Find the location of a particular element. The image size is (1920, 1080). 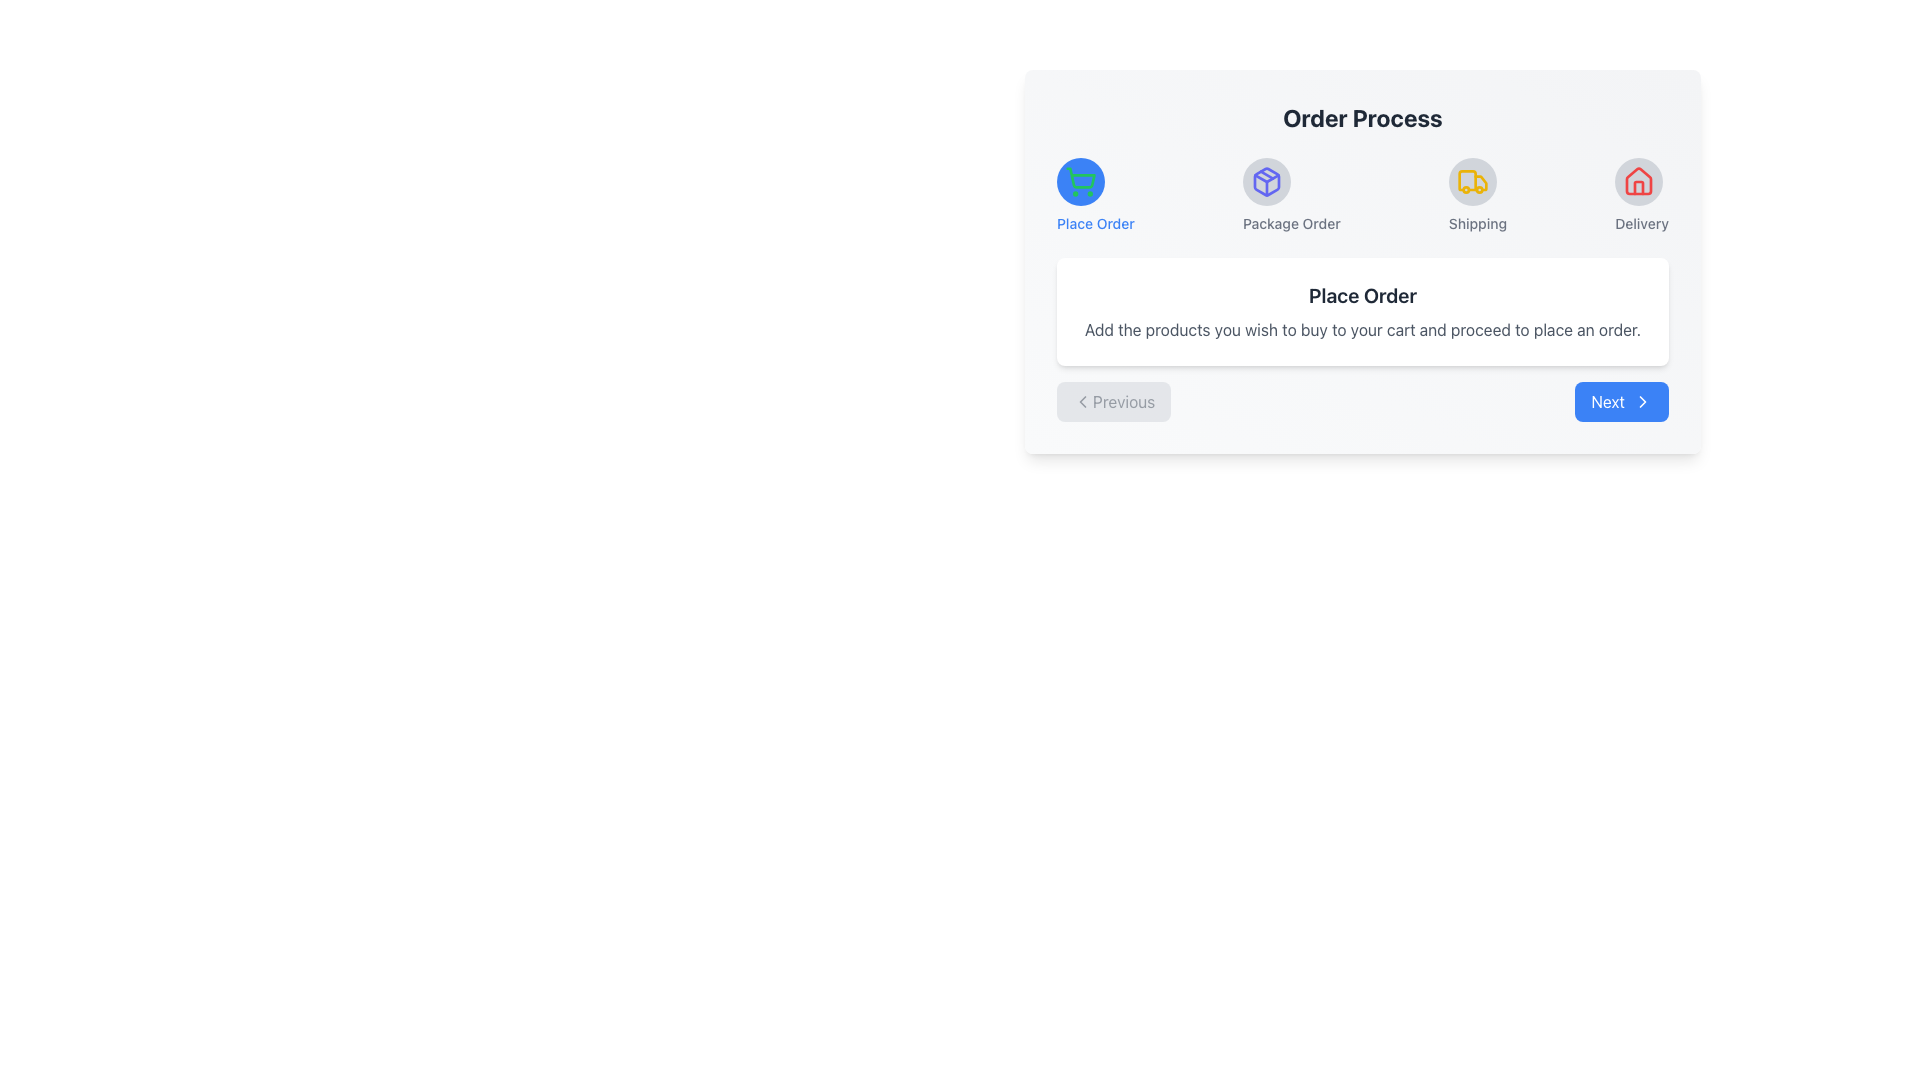

the blue-colored text label reading 'Place Order', which is styled in a smaller font size with medium weight and positioned below a blue circular icon with a shopping cart is located at coordinates (1094, 223).